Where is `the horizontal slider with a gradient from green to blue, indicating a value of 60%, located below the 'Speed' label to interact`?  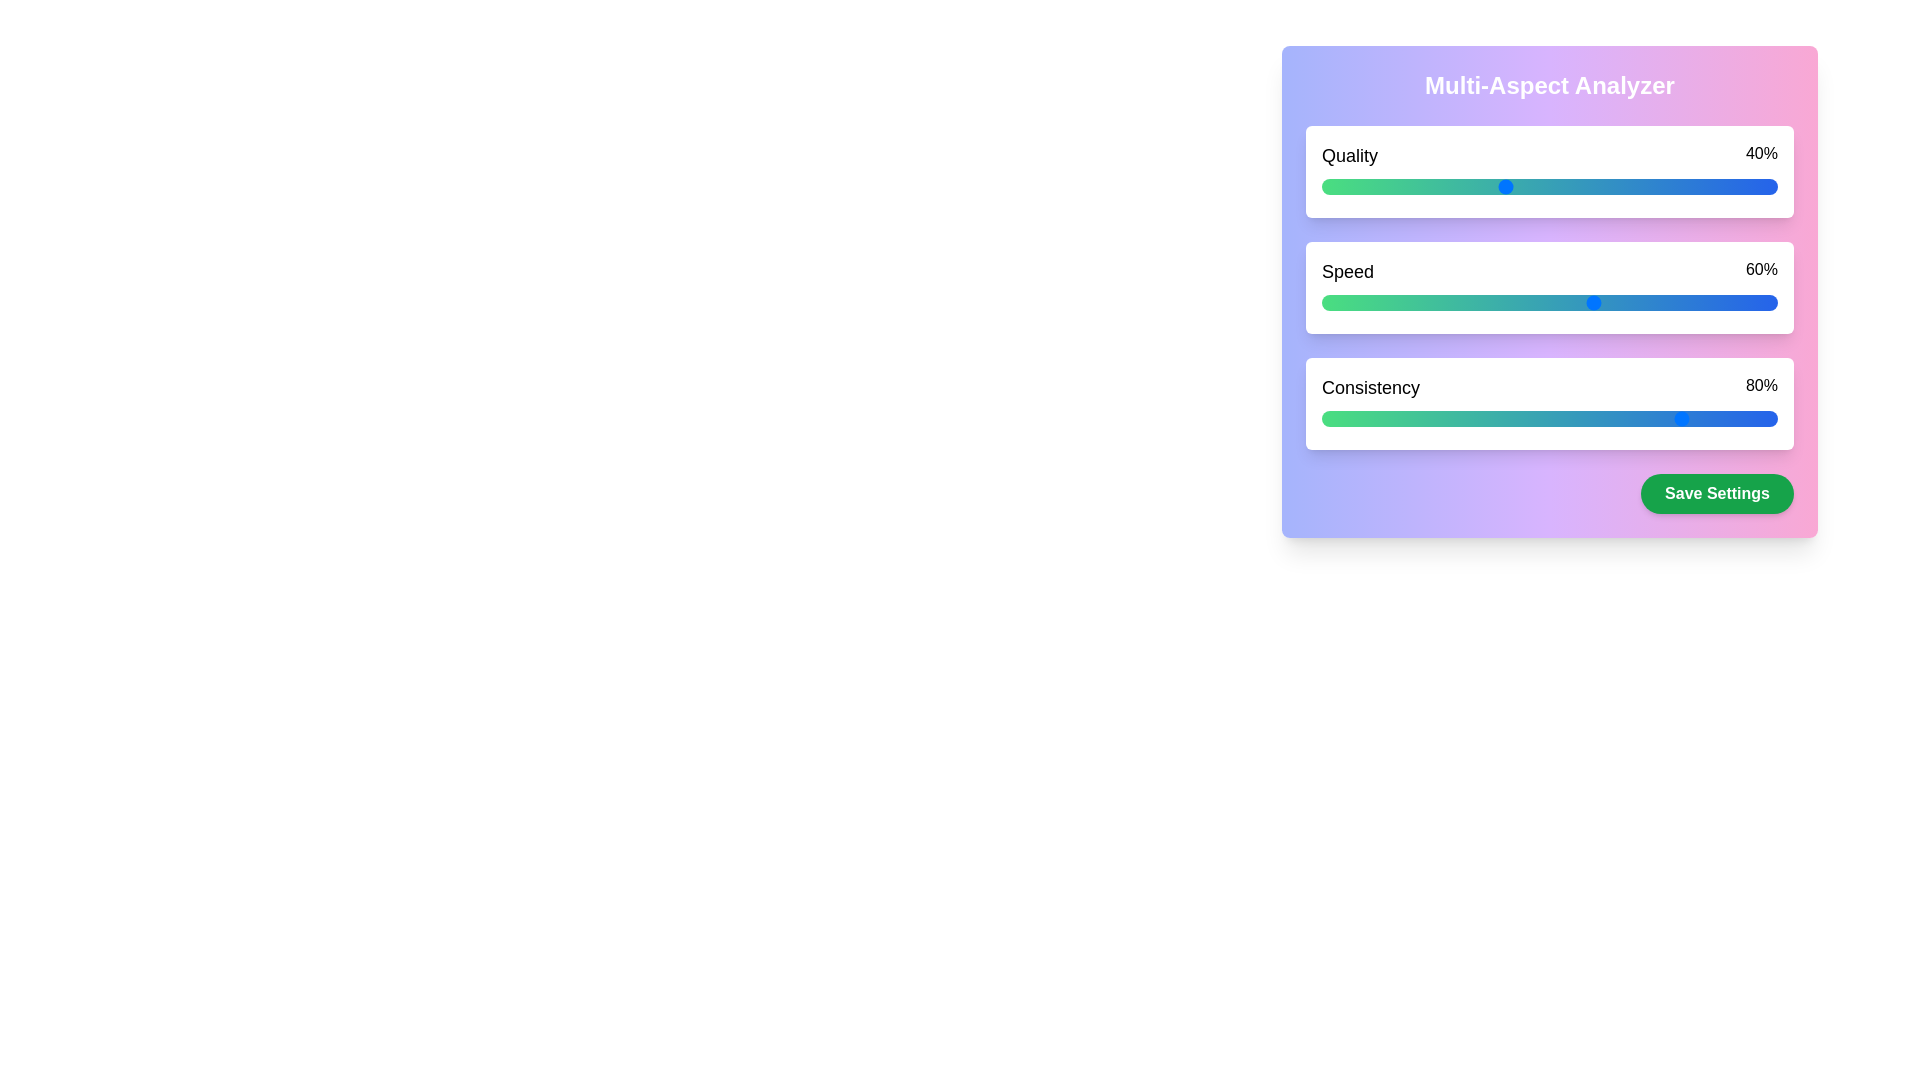
the horizontal slider with a gradient from green to blue, indicating a value of 60%, located below the 'Speed' label to interact is located at coordinates (1549, 303).